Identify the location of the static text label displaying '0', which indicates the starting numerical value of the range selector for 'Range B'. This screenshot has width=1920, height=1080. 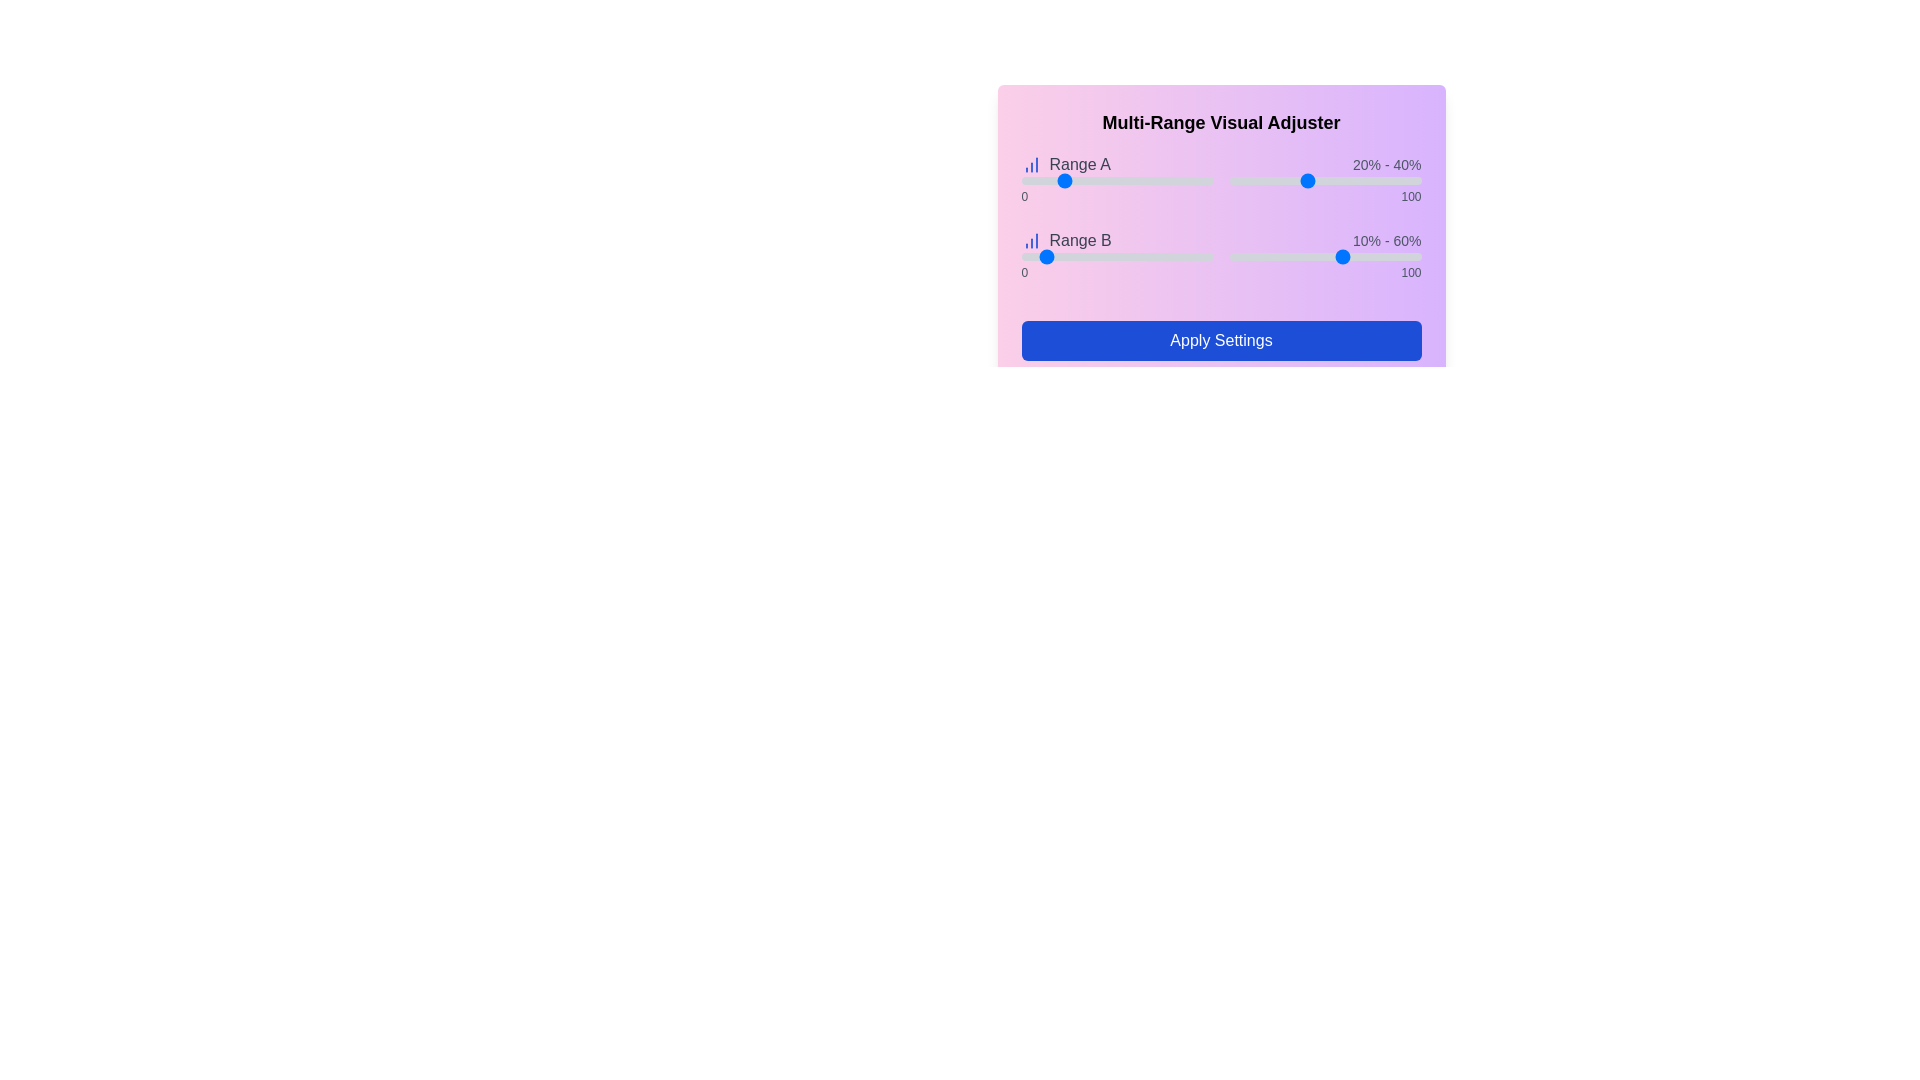
(1024, 273).